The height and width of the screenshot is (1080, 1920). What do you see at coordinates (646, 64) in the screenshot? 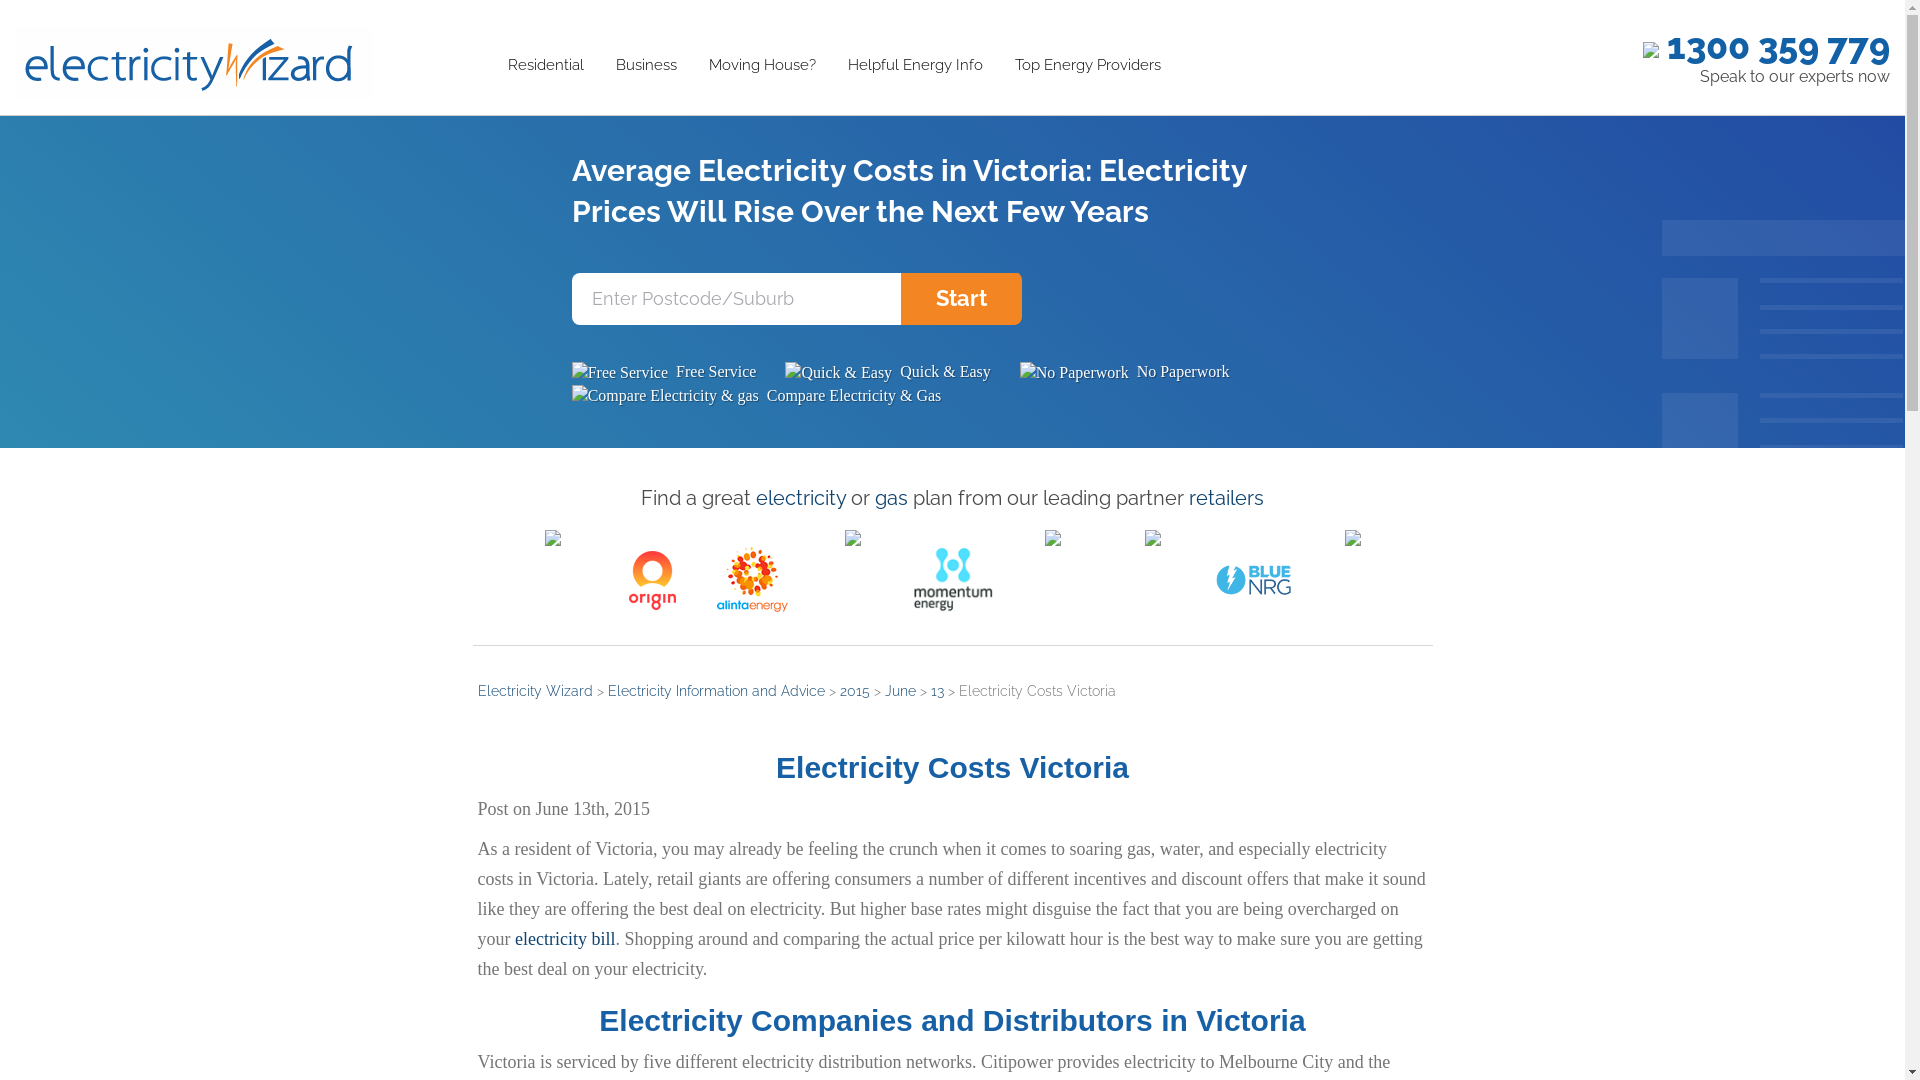
I see `'Business'` at bounding box center [646, 64].